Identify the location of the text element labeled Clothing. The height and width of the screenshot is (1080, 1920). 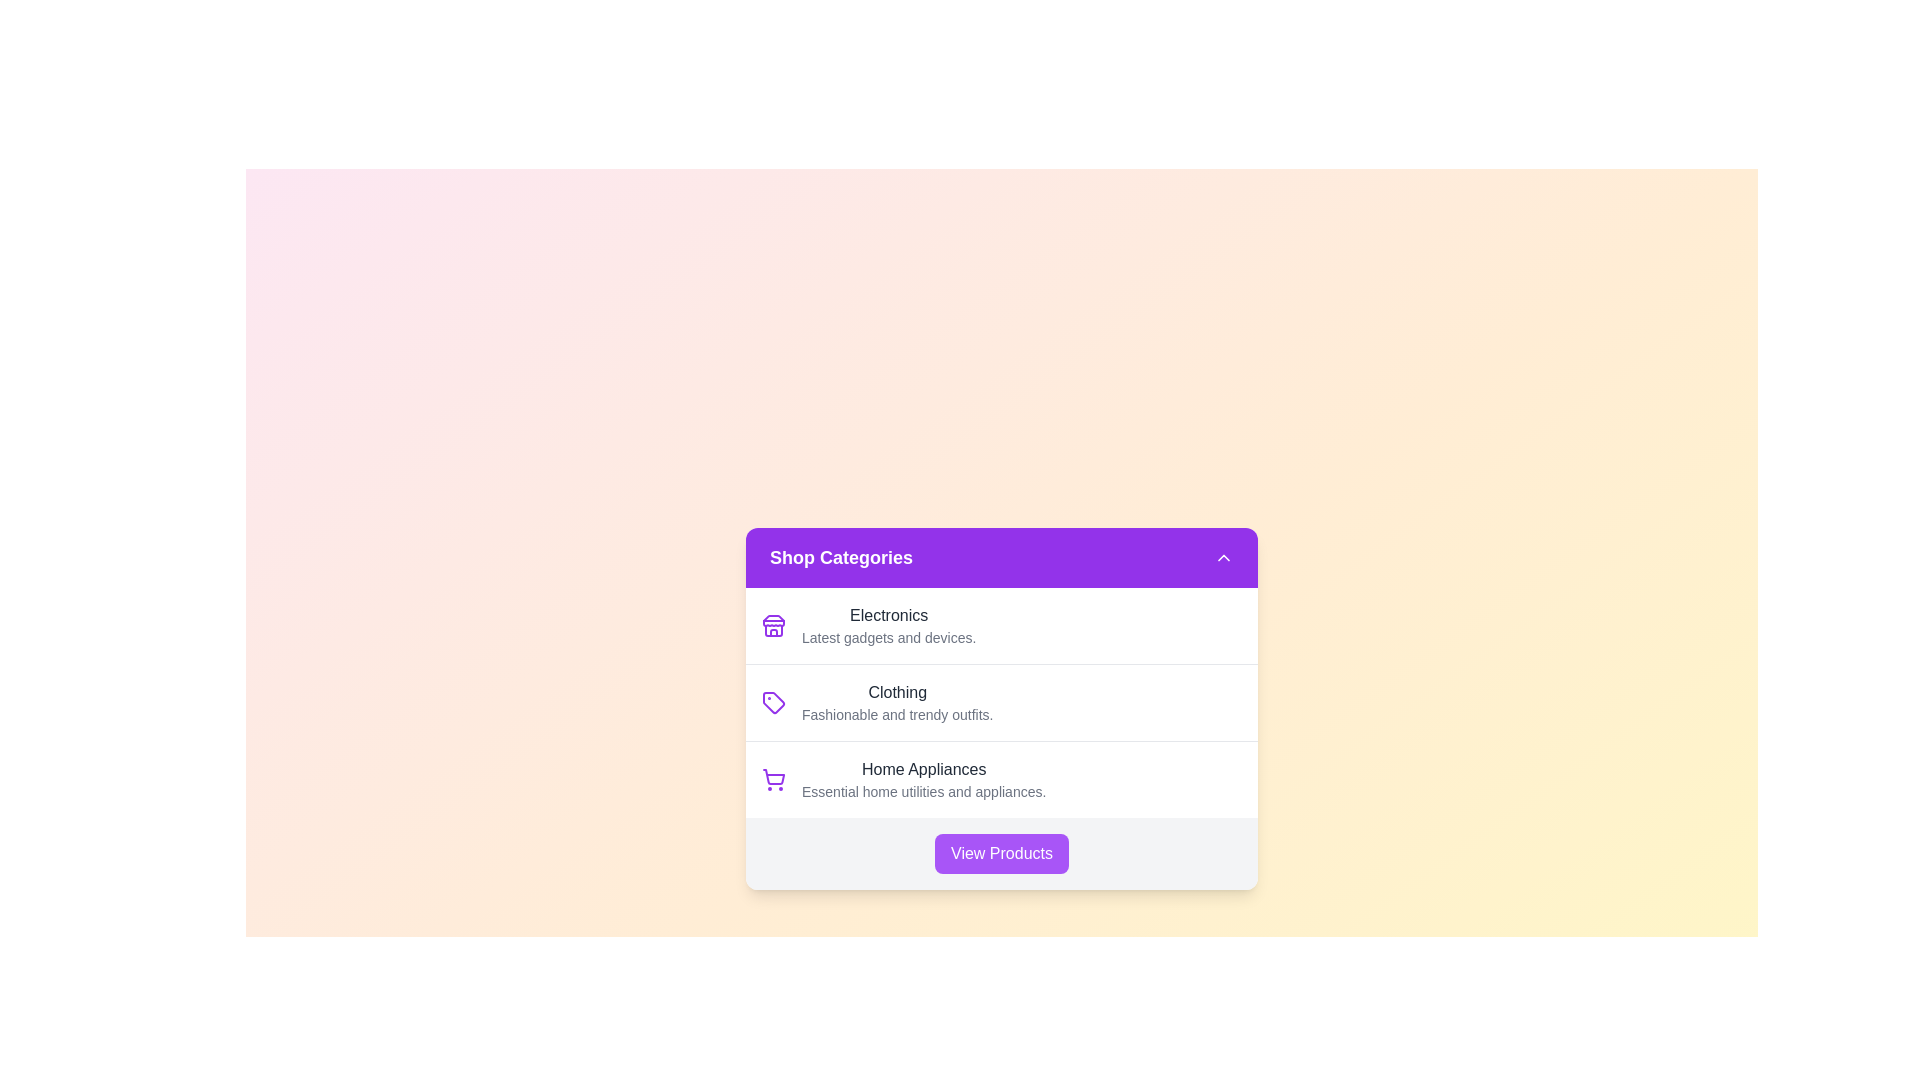
(896, 692).